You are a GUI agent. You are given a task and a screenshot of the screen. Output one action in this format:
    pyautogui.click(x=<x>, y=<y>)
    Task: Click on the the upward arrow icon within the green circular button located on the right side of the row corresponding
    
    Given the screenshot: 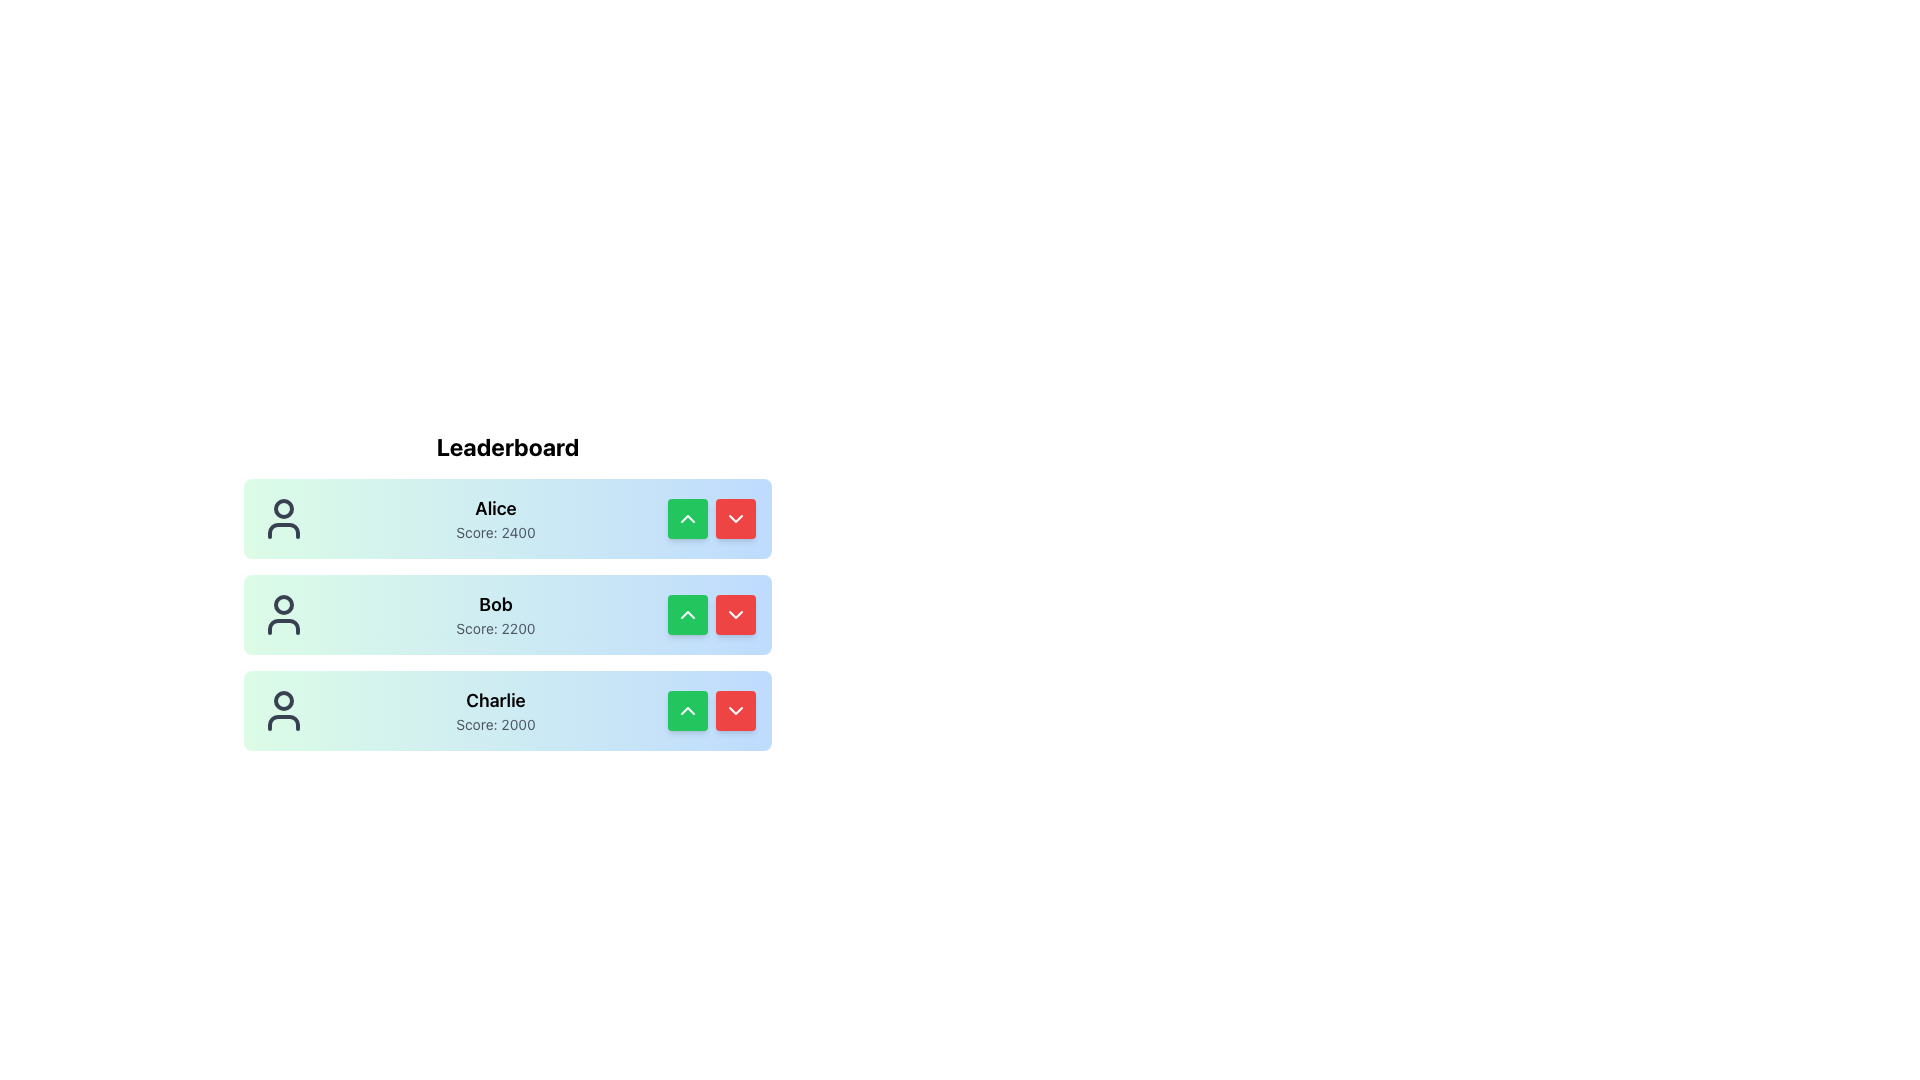 What is the action you would take?
    pyautogui.click(x=687, y=518)
    